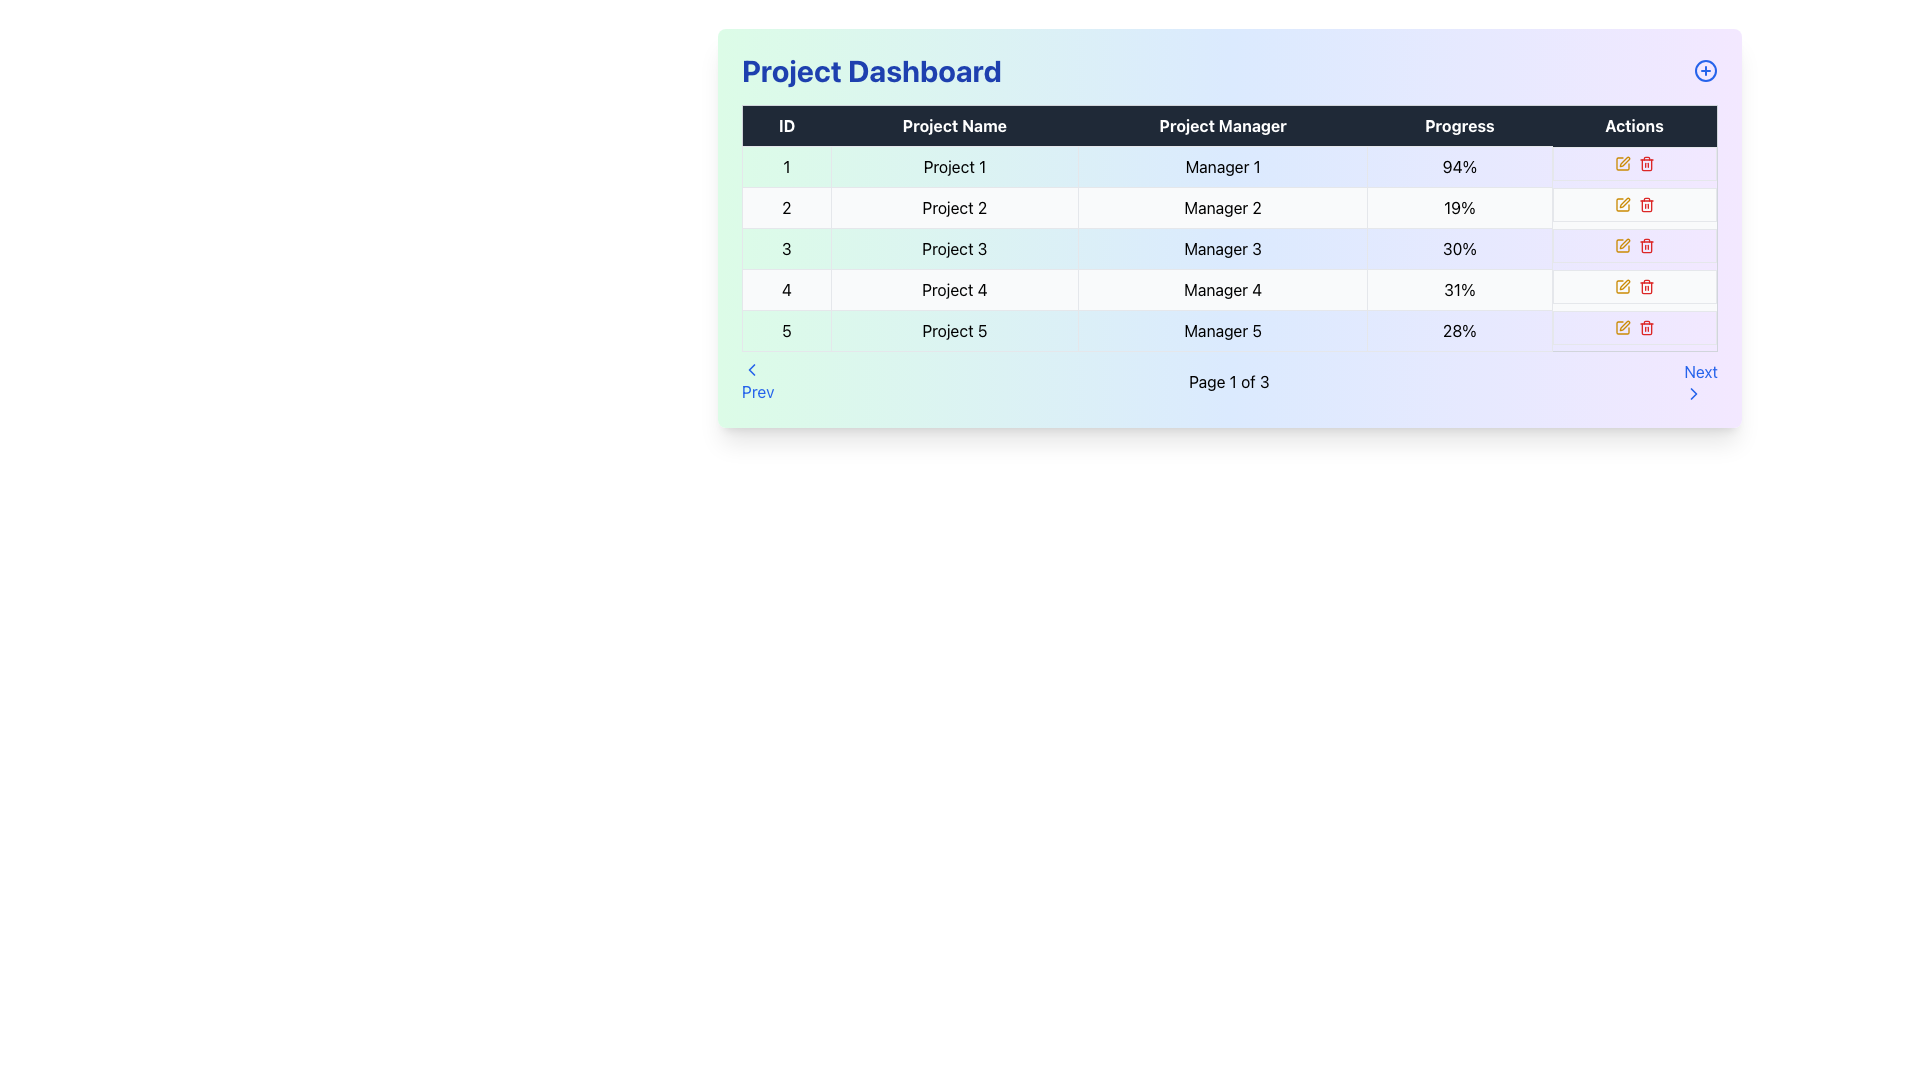 The height and width of the screenshot is (1080, 1920). I want to click on the fifth row in the data table that displays information for 'Project 5', its manager, and performance percentage, so click(1228, 330).